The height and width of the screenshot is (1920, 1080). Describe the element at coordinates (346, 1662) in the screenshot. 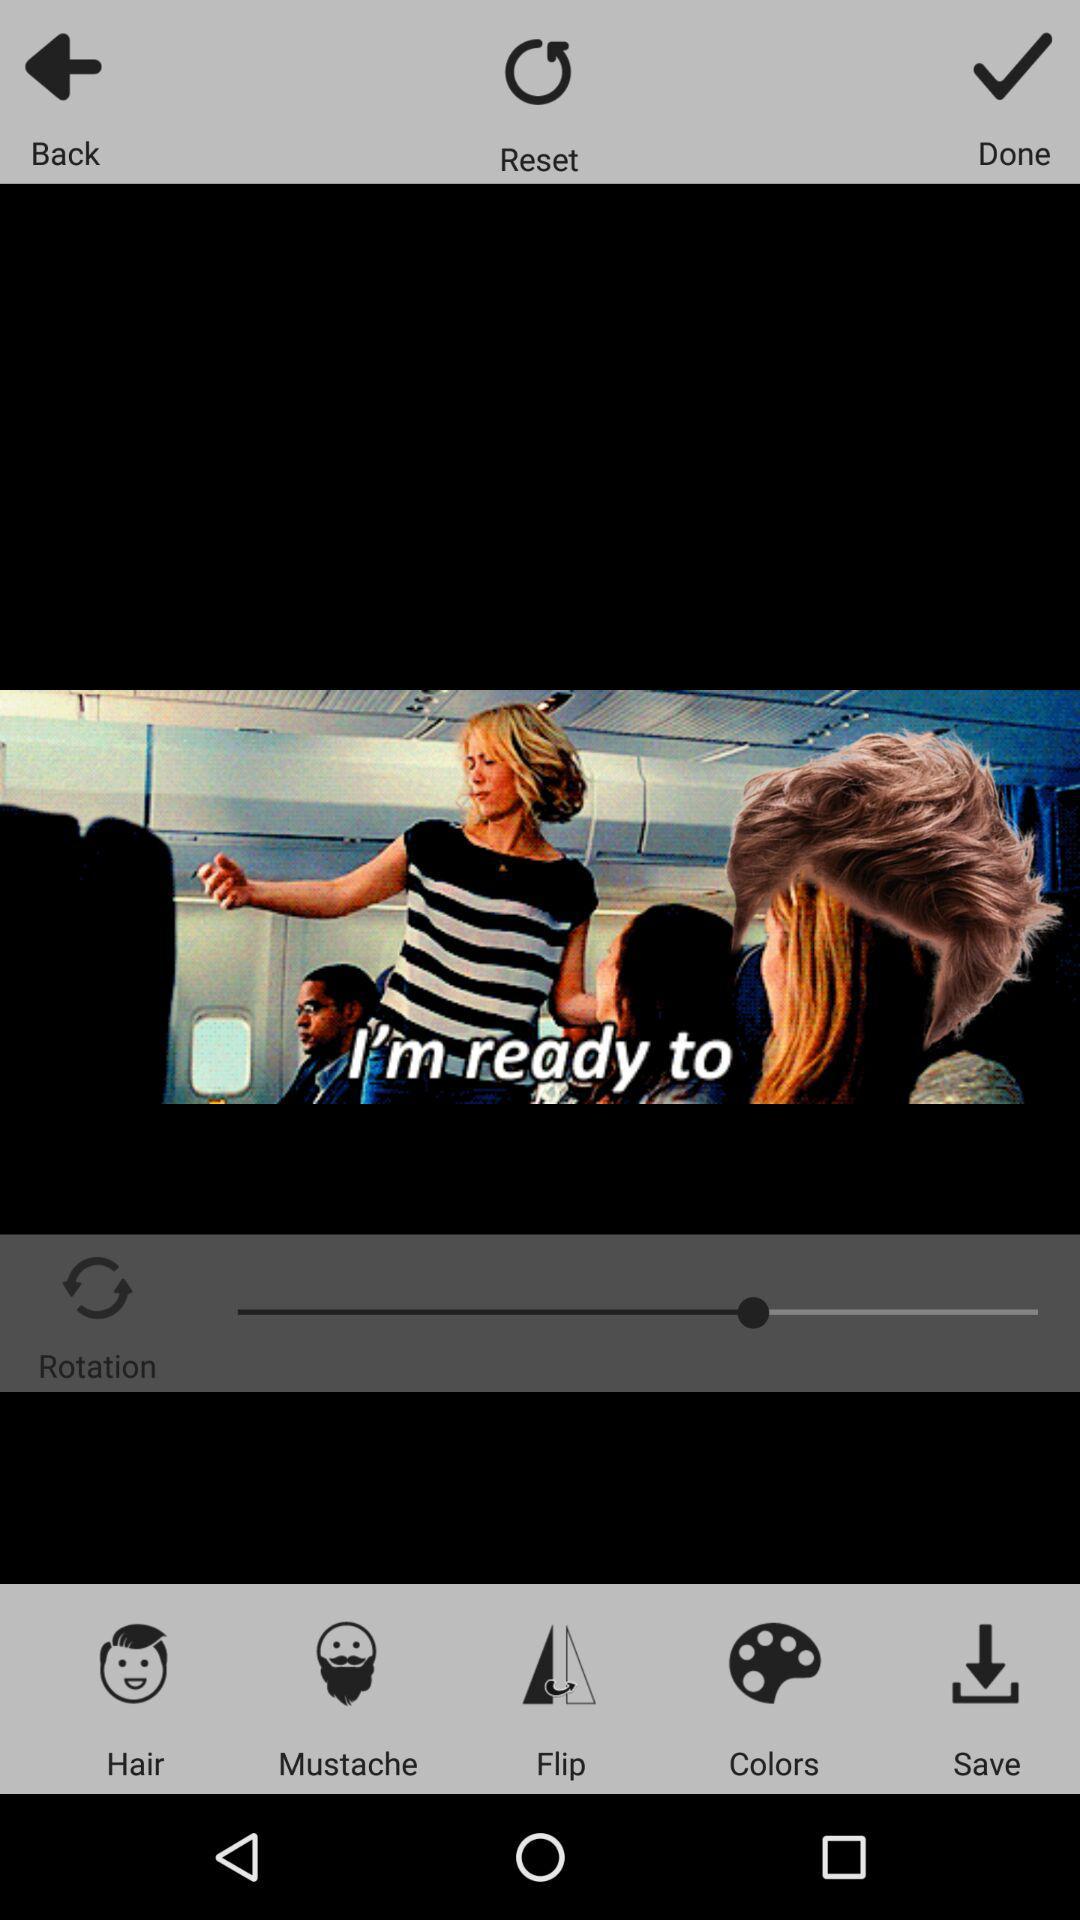

I see `mustache photo edit` at that location.